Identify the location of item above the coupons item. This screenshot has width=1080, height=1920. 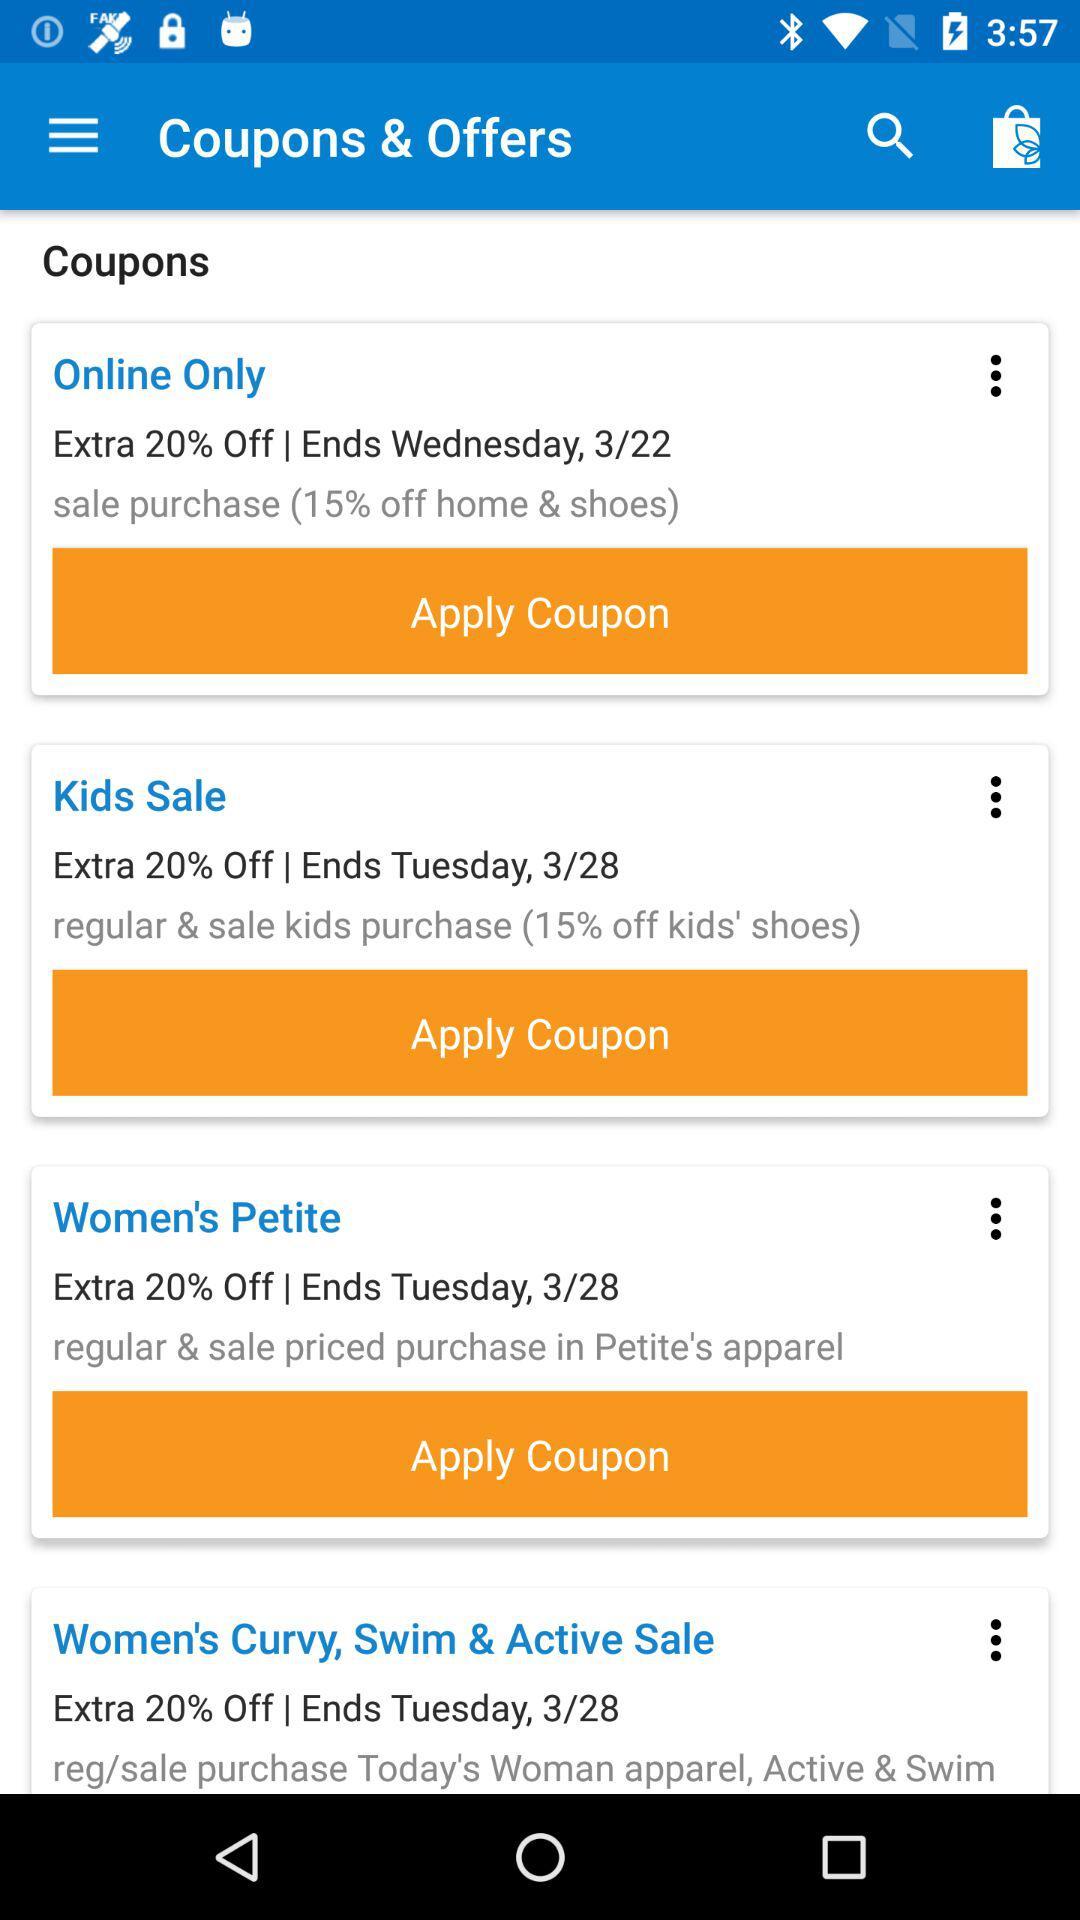
(890, 135).